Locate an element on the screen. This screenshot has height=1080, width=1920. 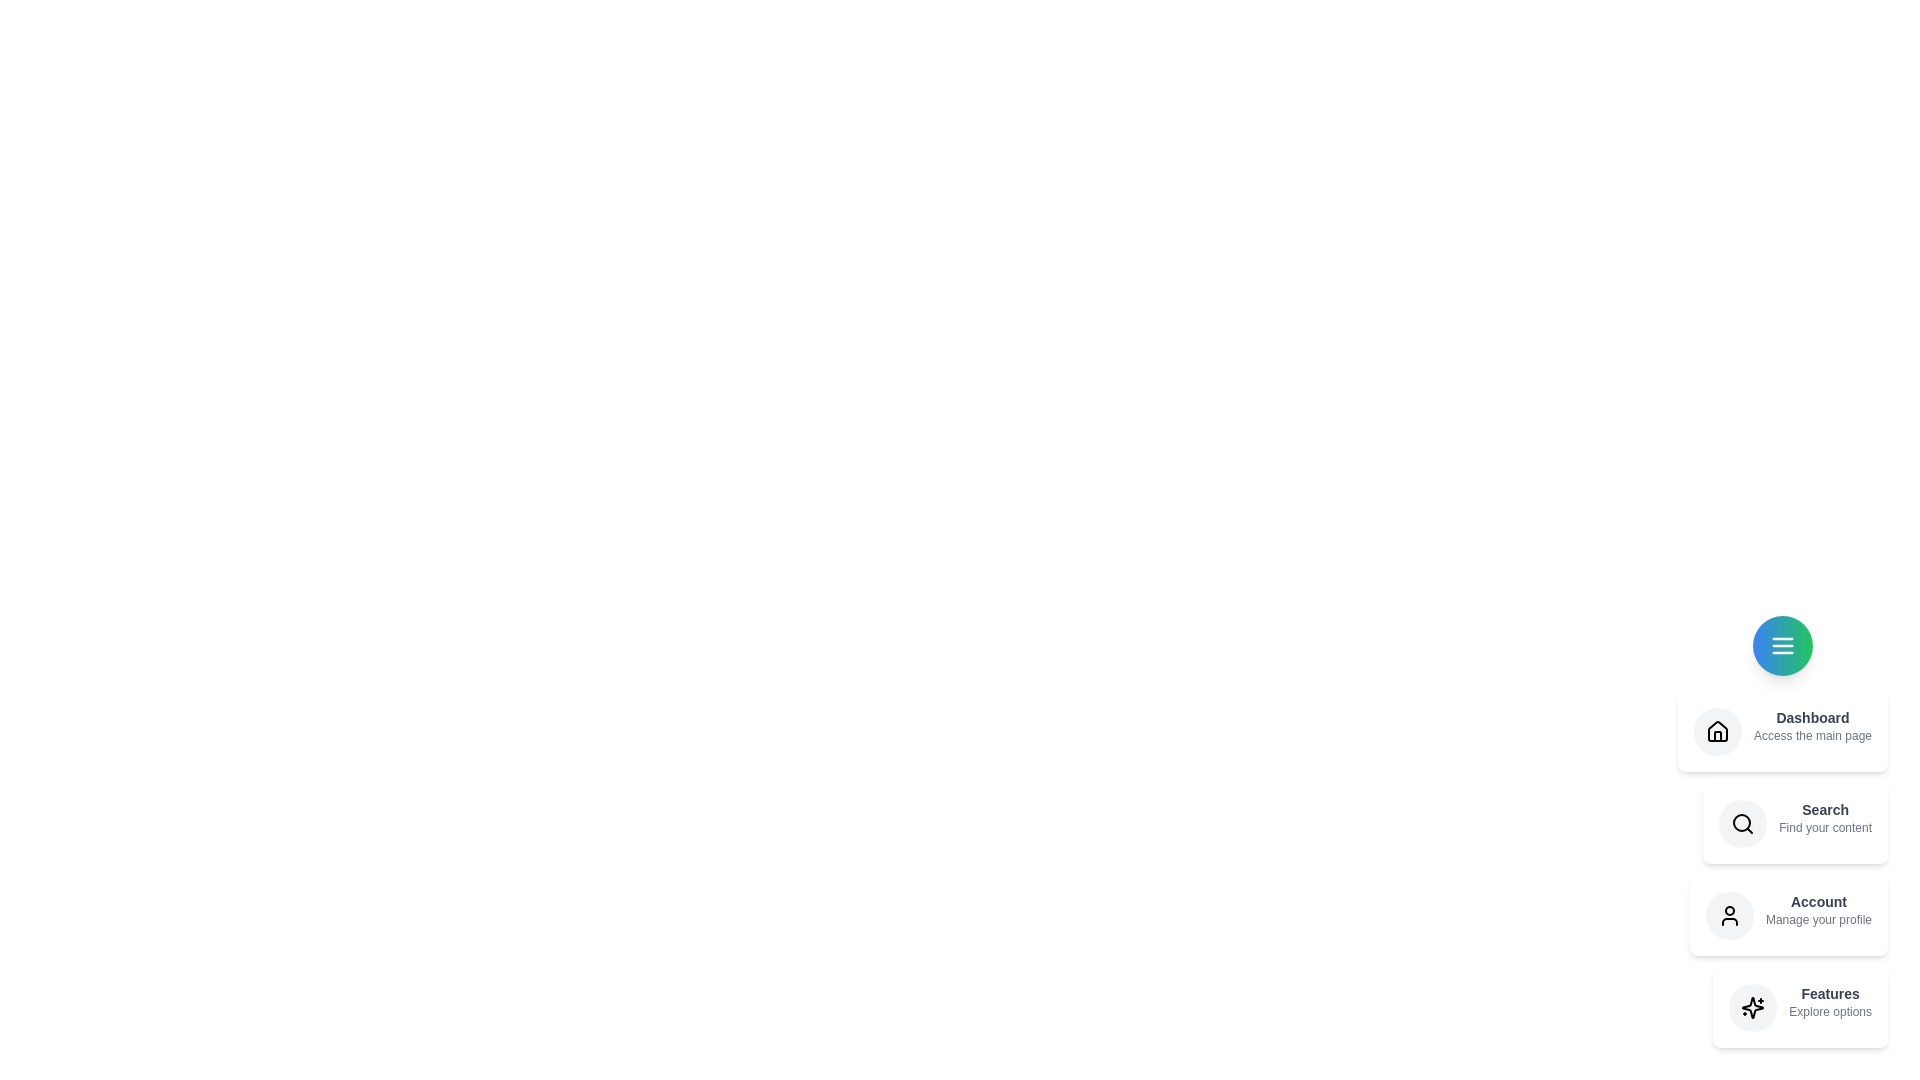
the speed dial item Search to explore its functionality is located at coordinates (1795, 824).